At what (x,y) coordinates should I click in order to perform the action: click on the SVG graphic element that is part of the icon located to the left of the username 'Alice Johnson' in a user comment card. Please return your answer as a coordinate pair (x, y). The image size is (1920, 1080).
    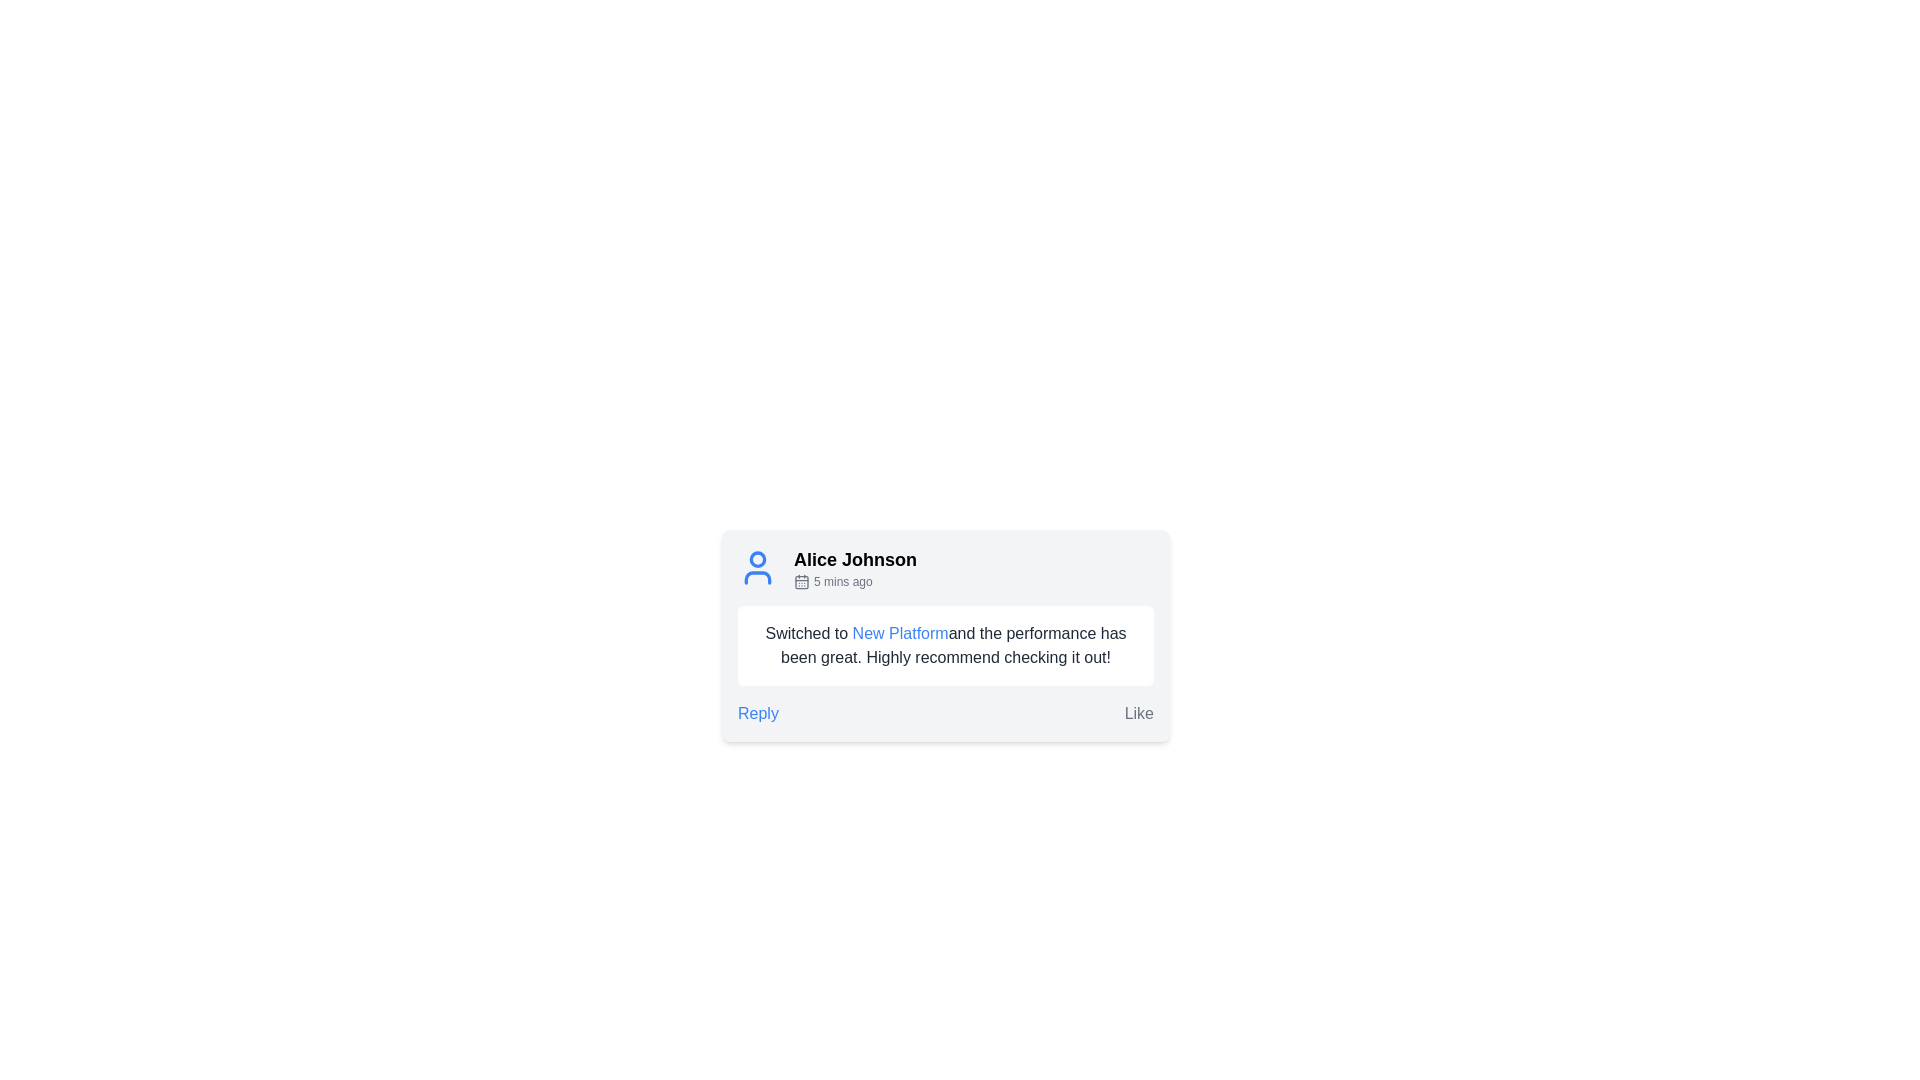
    Looking at the image, I should click on (801, 582).